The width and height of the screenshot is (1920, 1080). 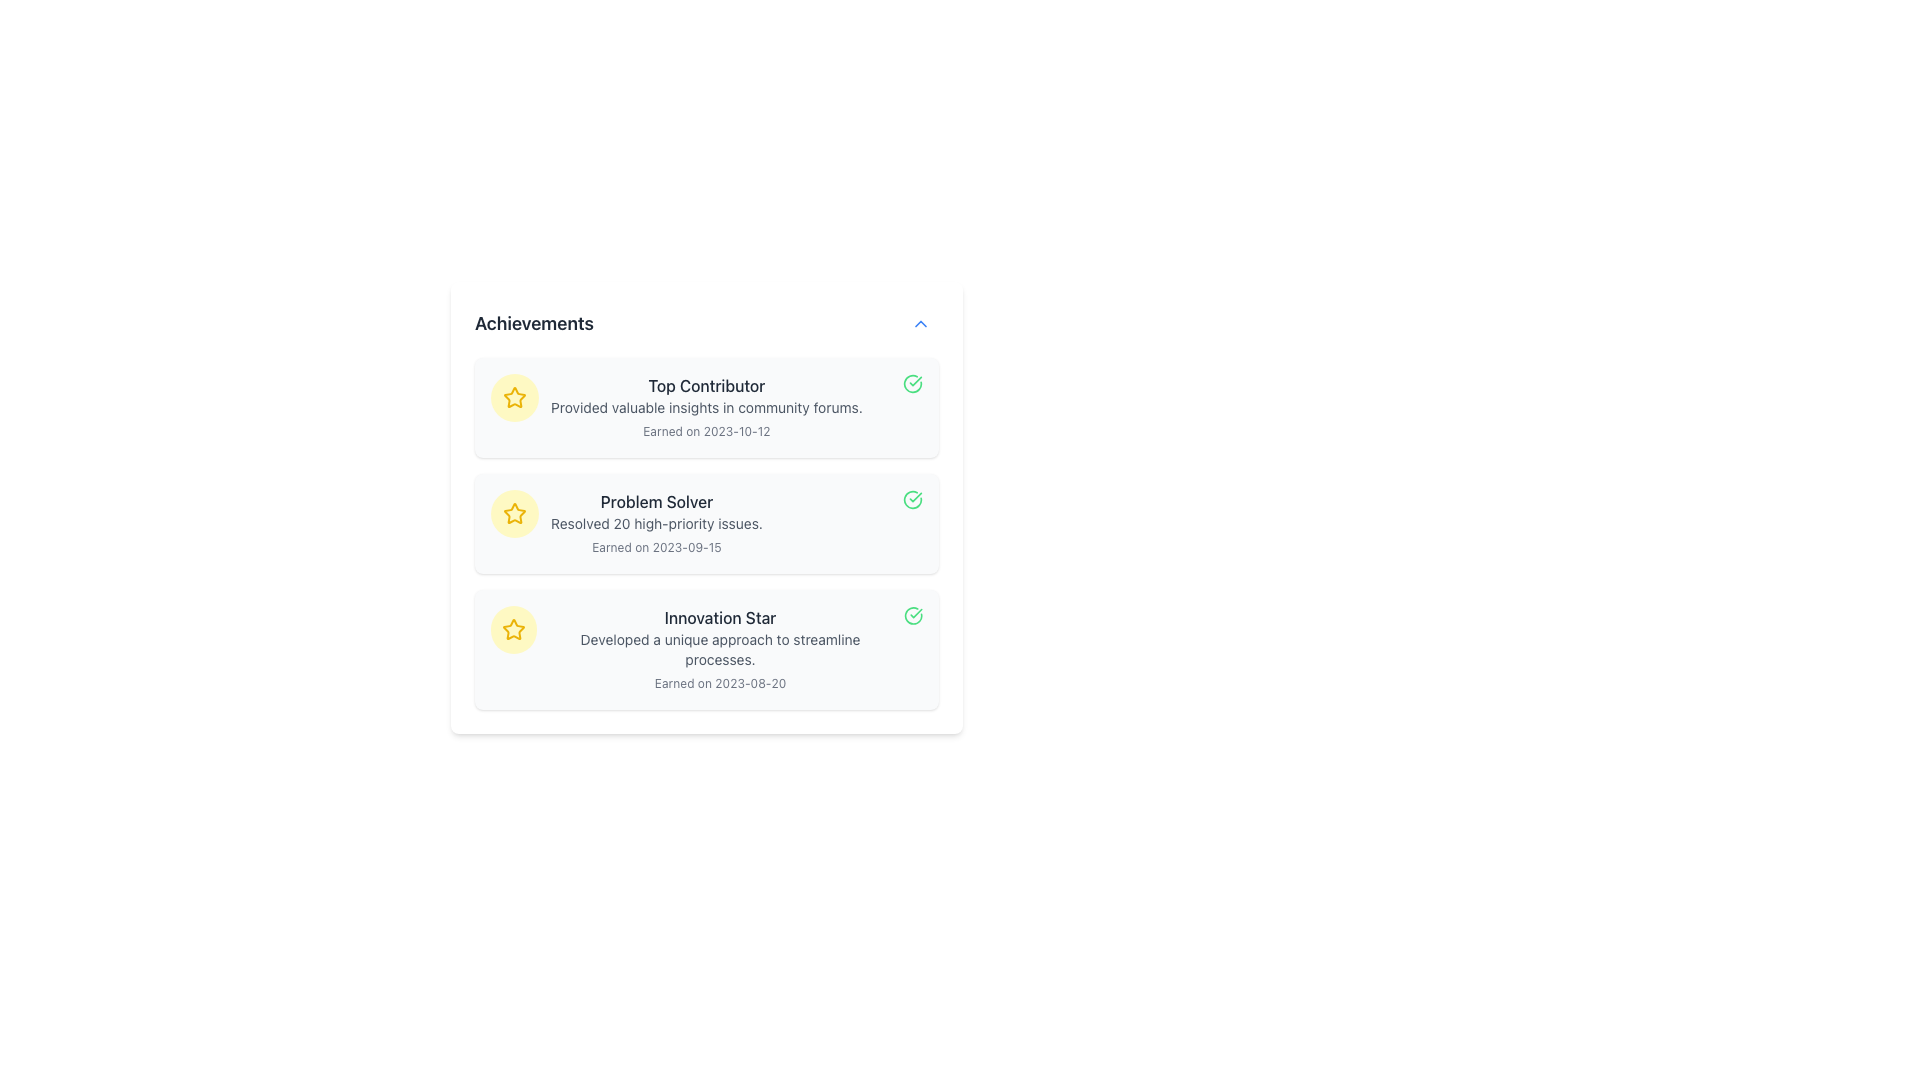 I want to click on the 'Innovation Star' achievement icon, so click(x=514, y=512).